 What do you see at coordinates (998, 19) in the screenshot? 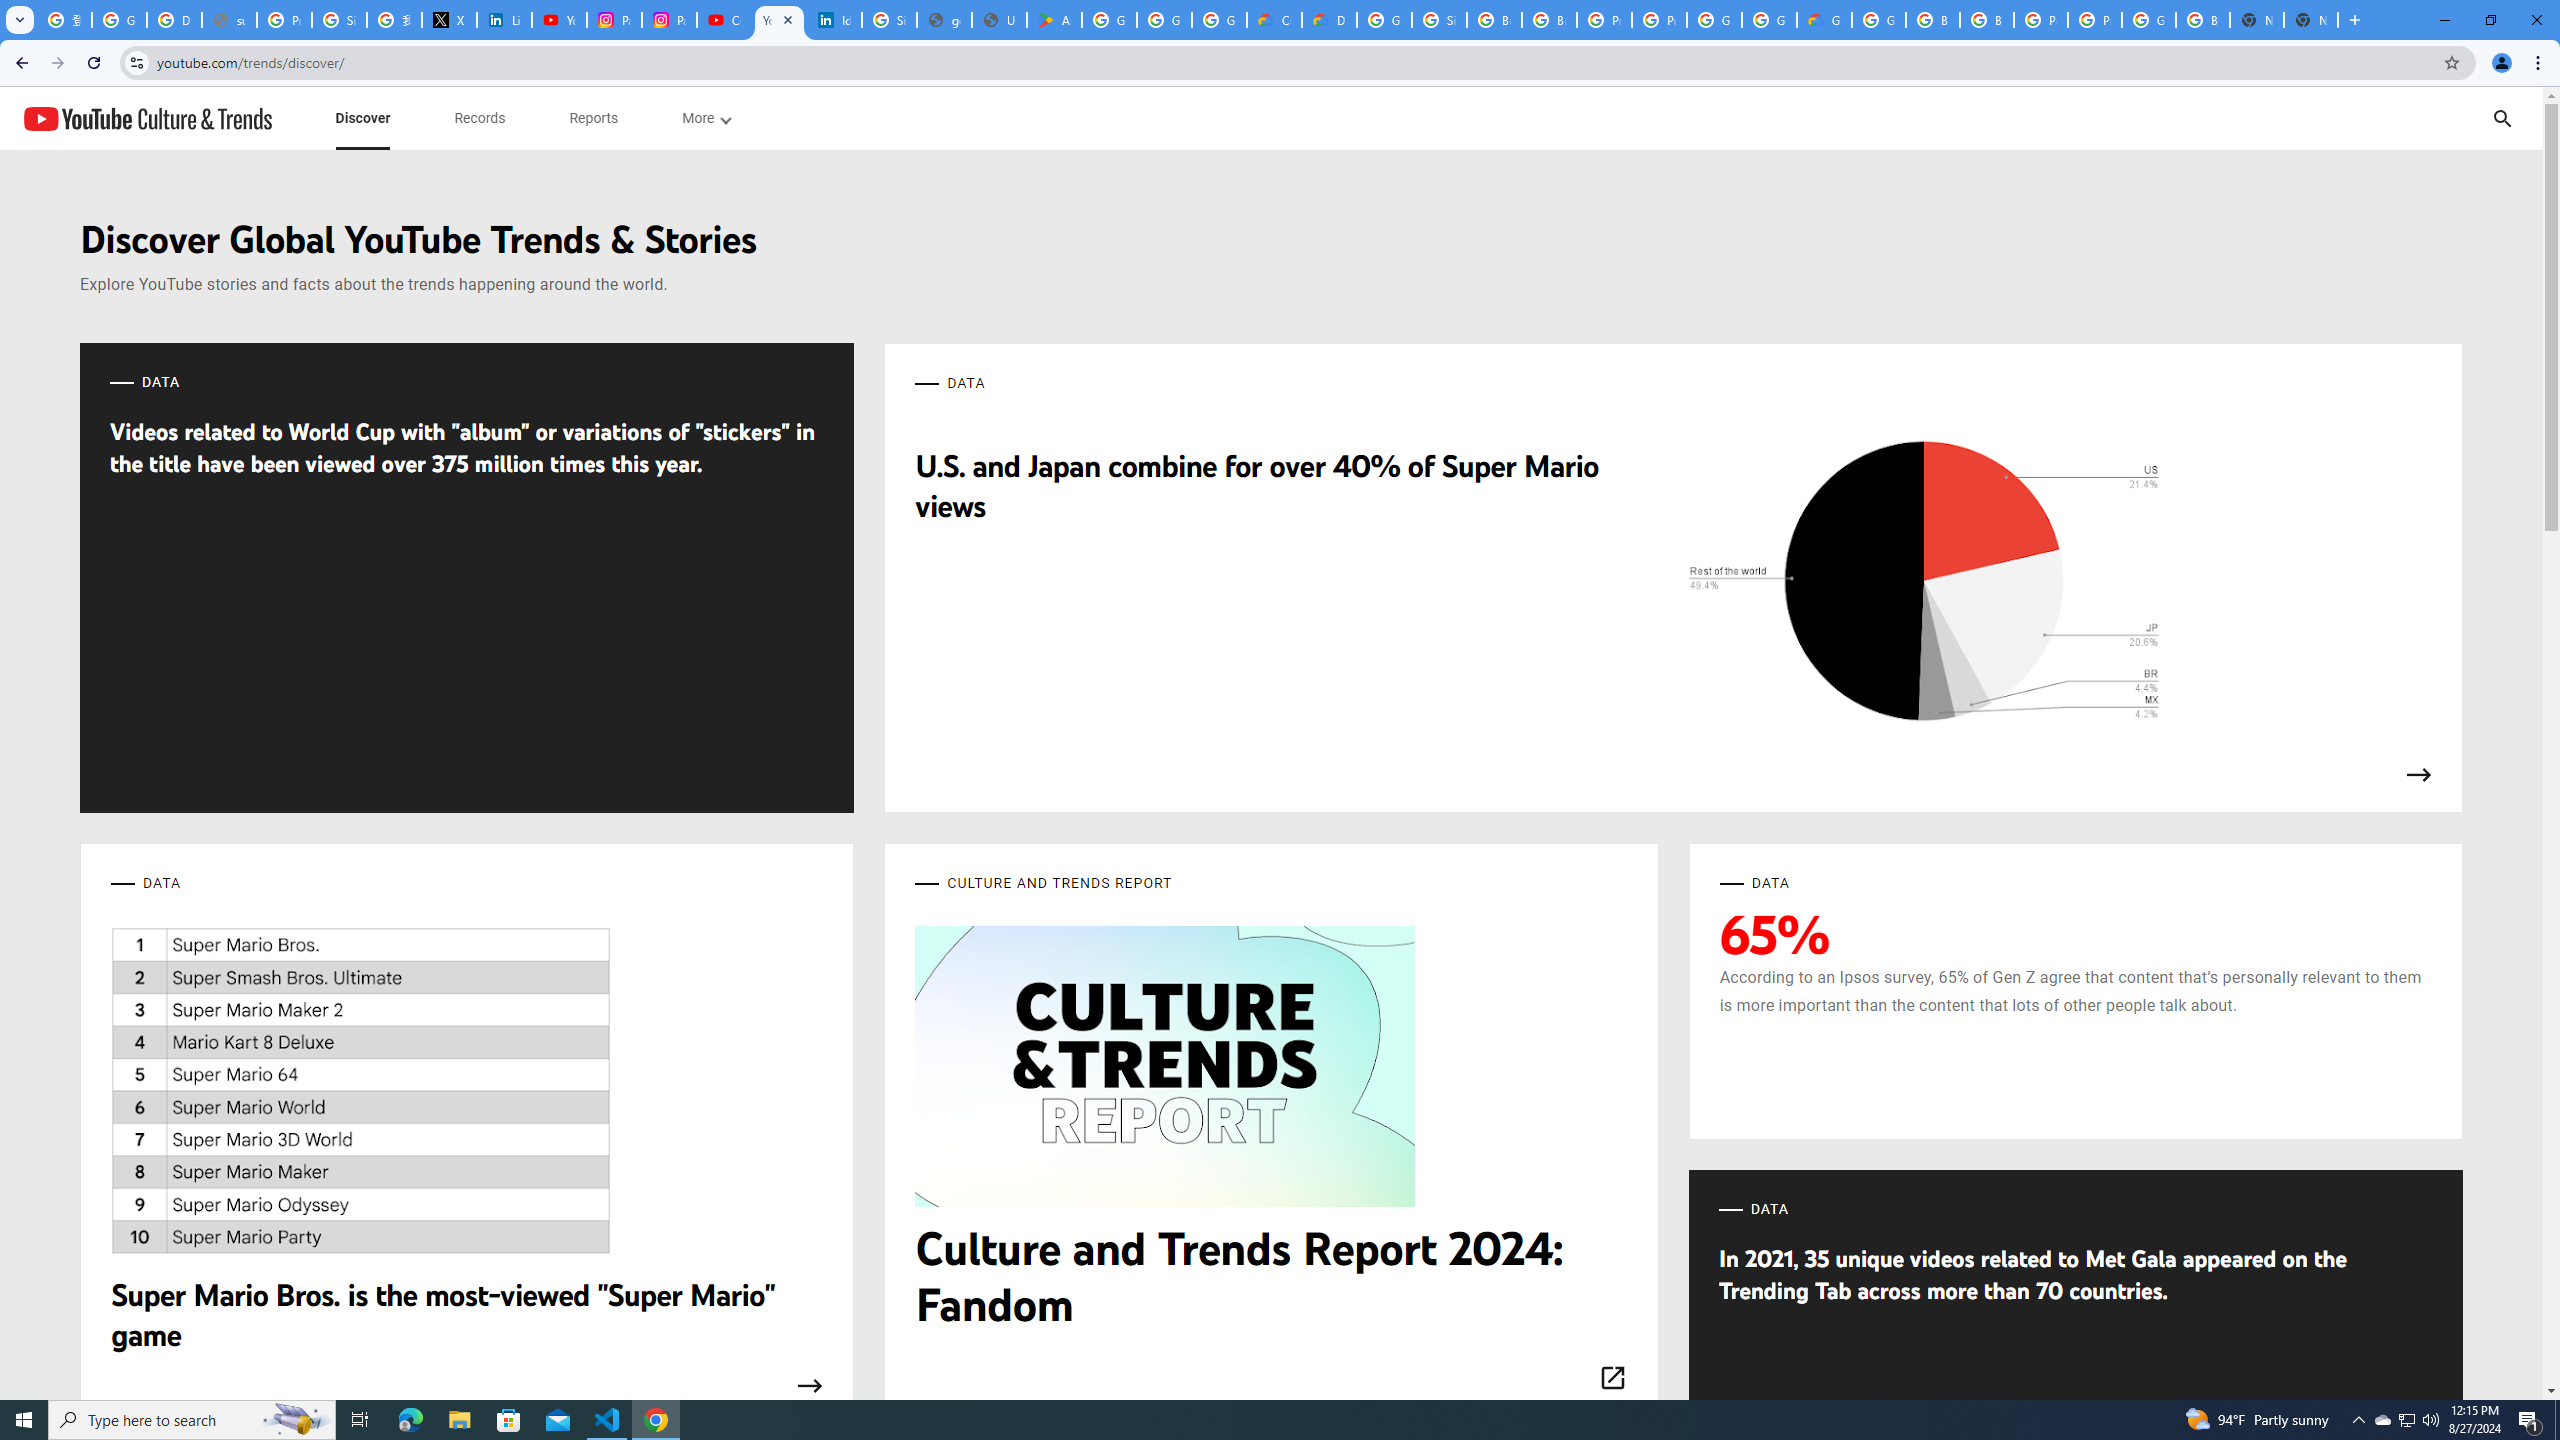
I see `'User Details'` at bounding box center [998, 19].